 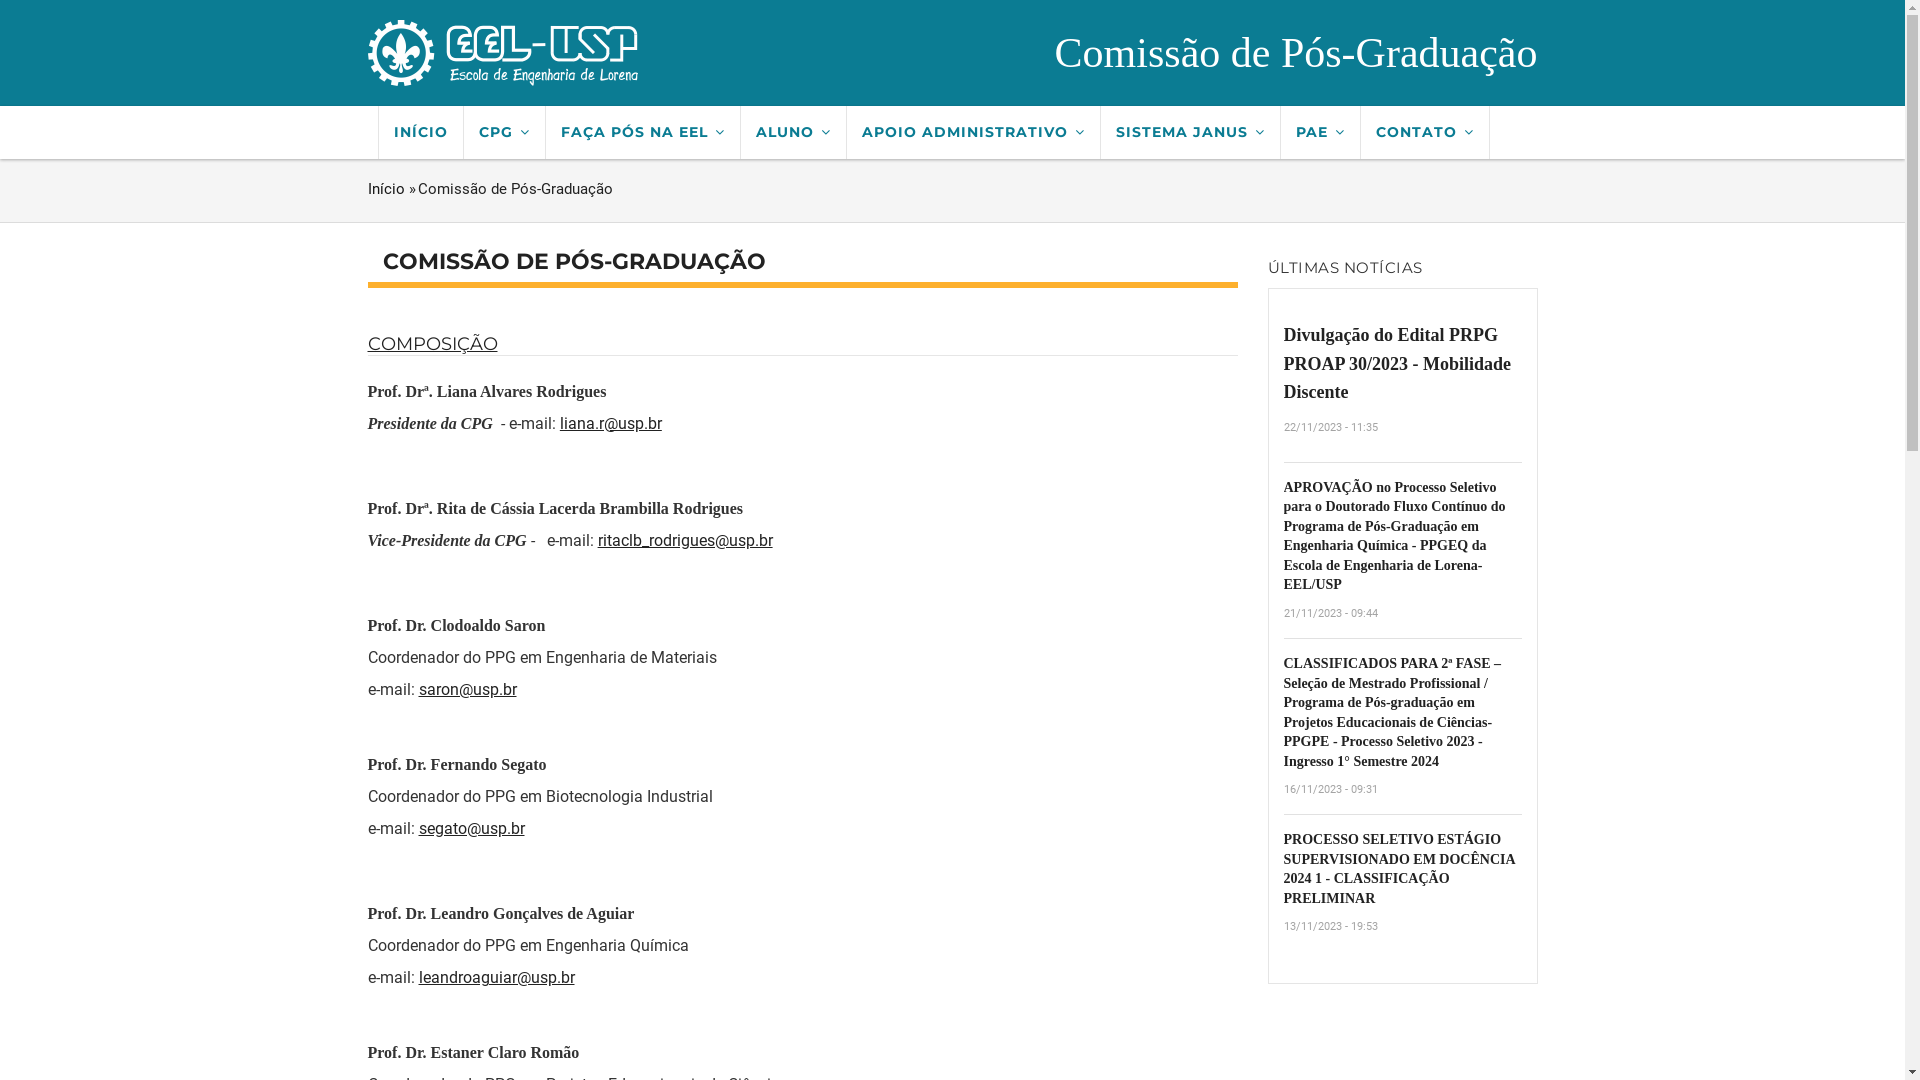 I want to click on 'SISTEMA JANUS', so click(x=1190, y=132).